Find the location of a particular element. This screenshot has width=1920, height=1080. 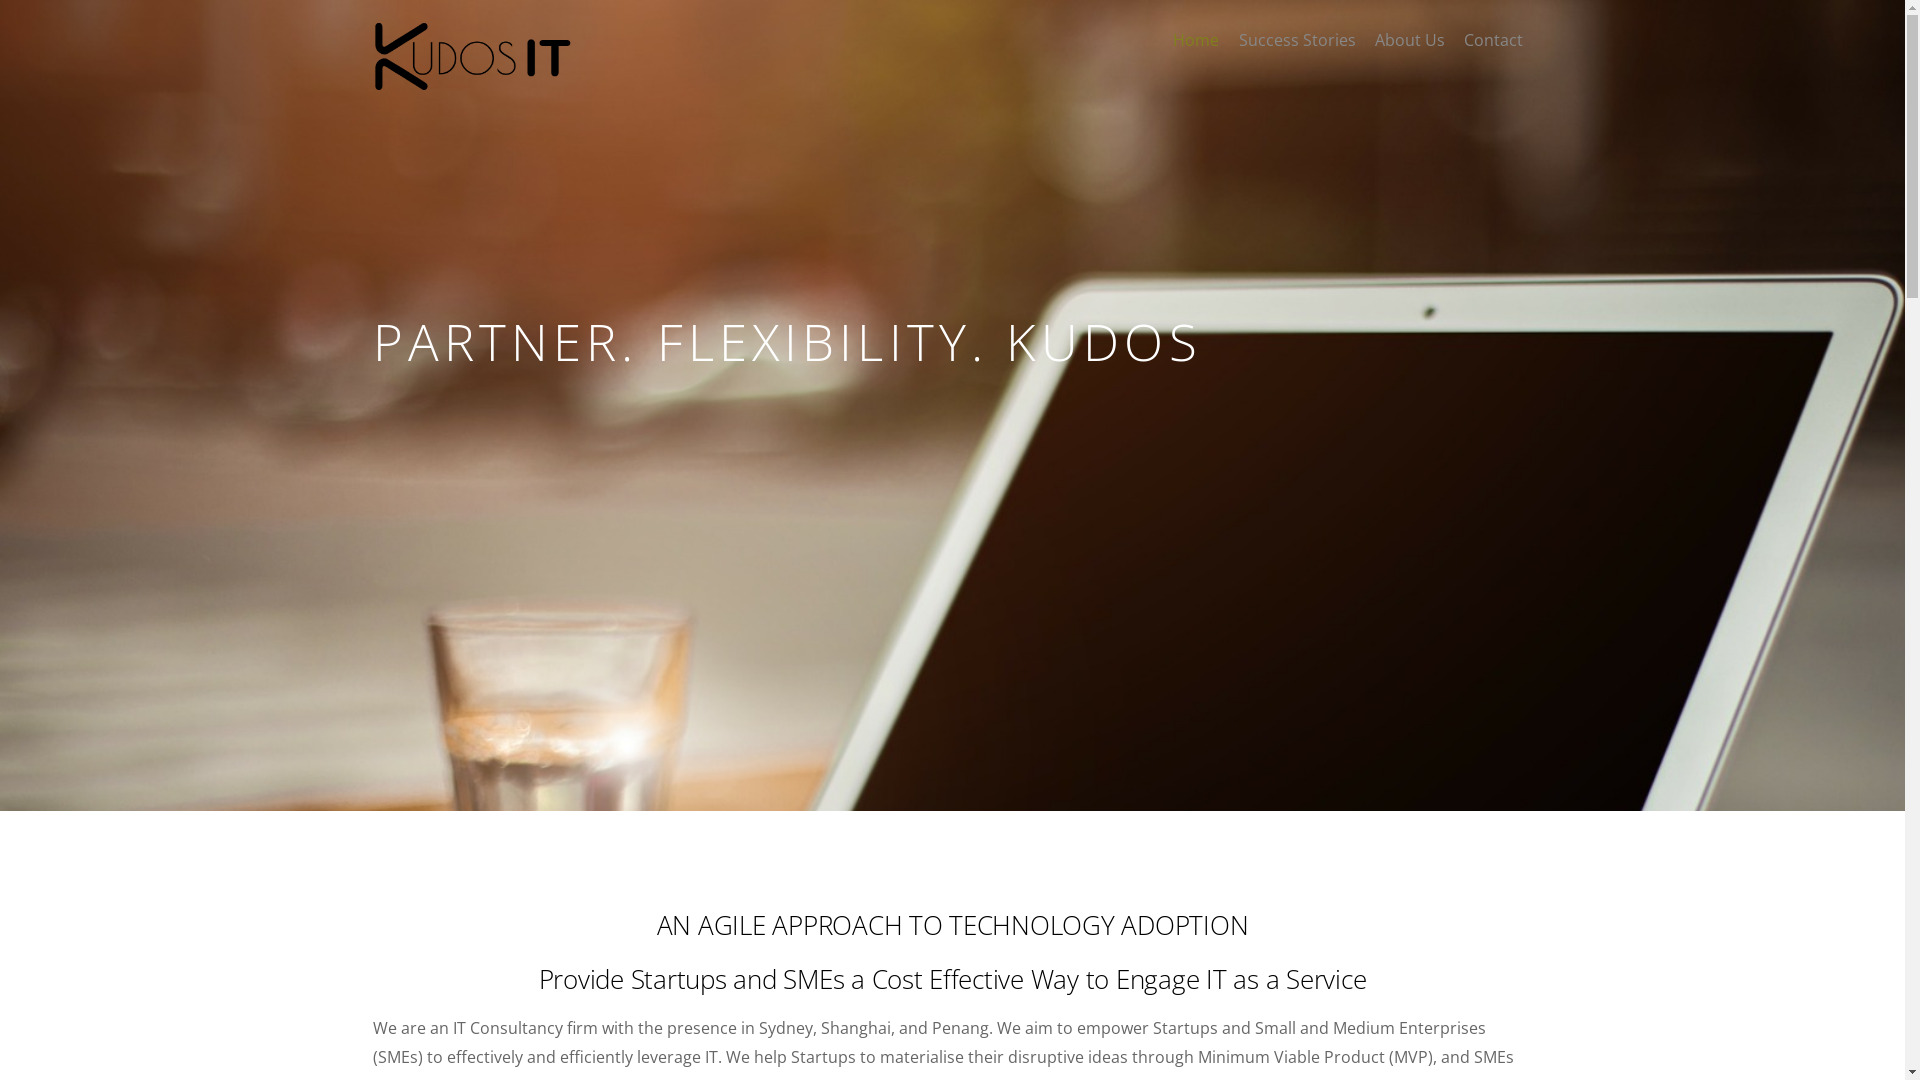

'Kudos IT' is located at coordinates (470, 80).